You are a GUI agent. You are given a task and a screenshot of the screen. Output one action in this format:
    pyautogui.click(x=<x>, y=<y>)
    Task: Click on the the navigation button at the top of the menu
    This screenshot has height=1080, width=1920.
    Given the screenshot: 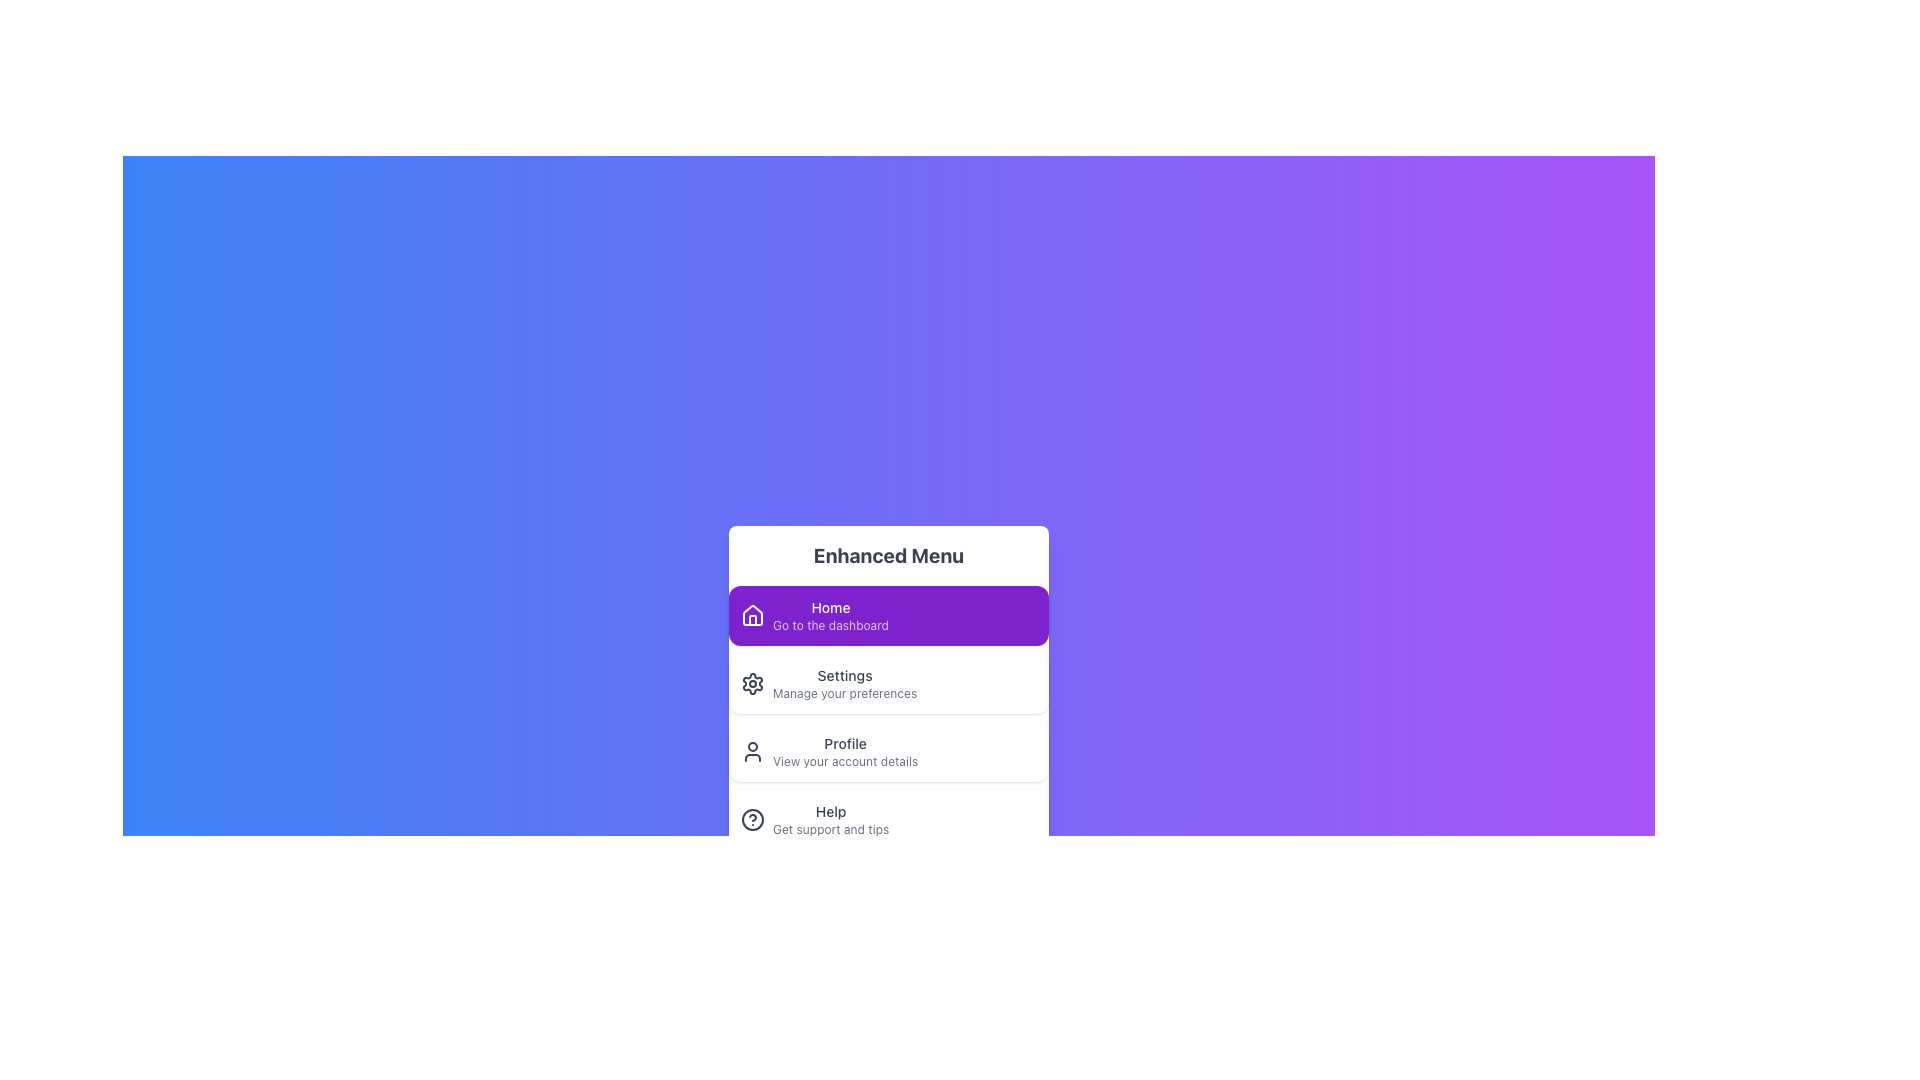 What is the action you would take?
    pyautogui.click(x=887, y=615)
    